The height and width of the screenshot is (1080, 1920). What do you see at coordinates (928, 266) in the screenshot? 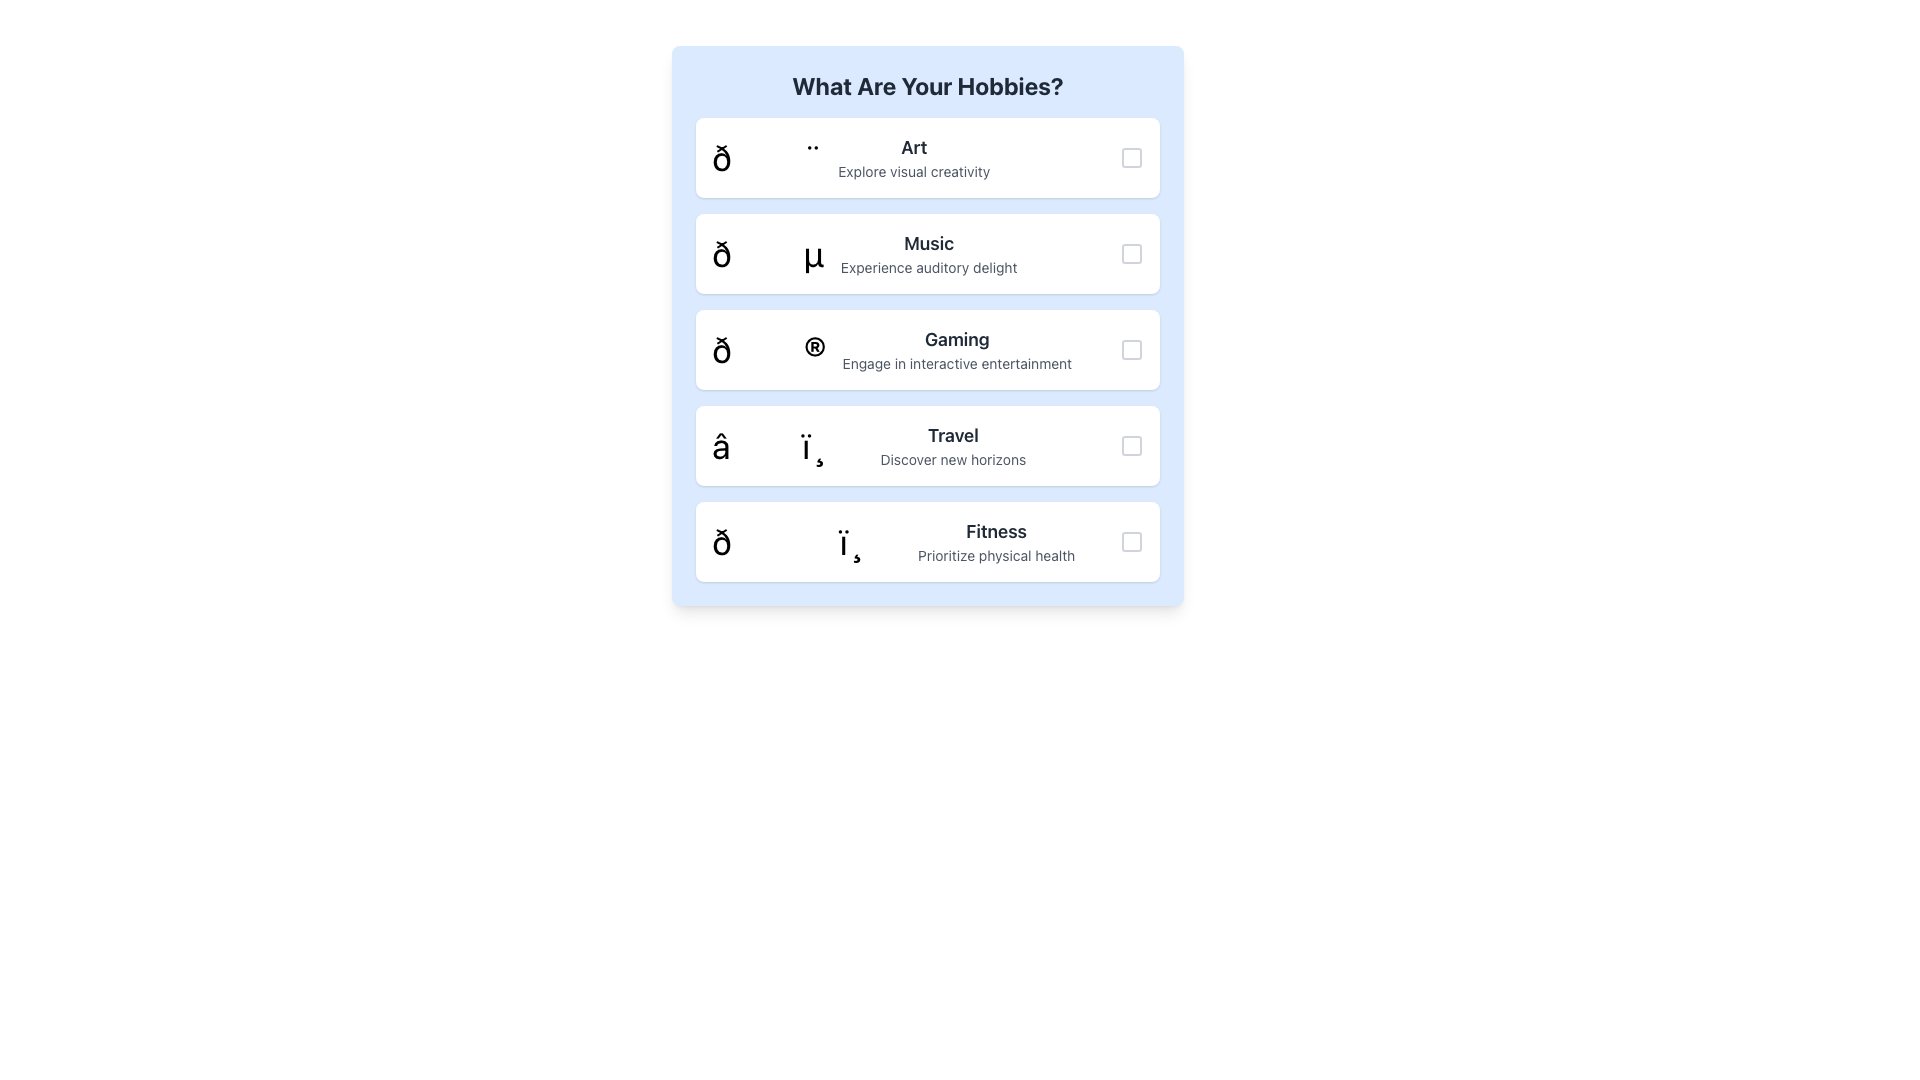
I see `the text label displaying 'Experience auditory delight' located under the 'Music' header in the 'What Are Your Hobbies?' list` at bounding box center [928, 266].